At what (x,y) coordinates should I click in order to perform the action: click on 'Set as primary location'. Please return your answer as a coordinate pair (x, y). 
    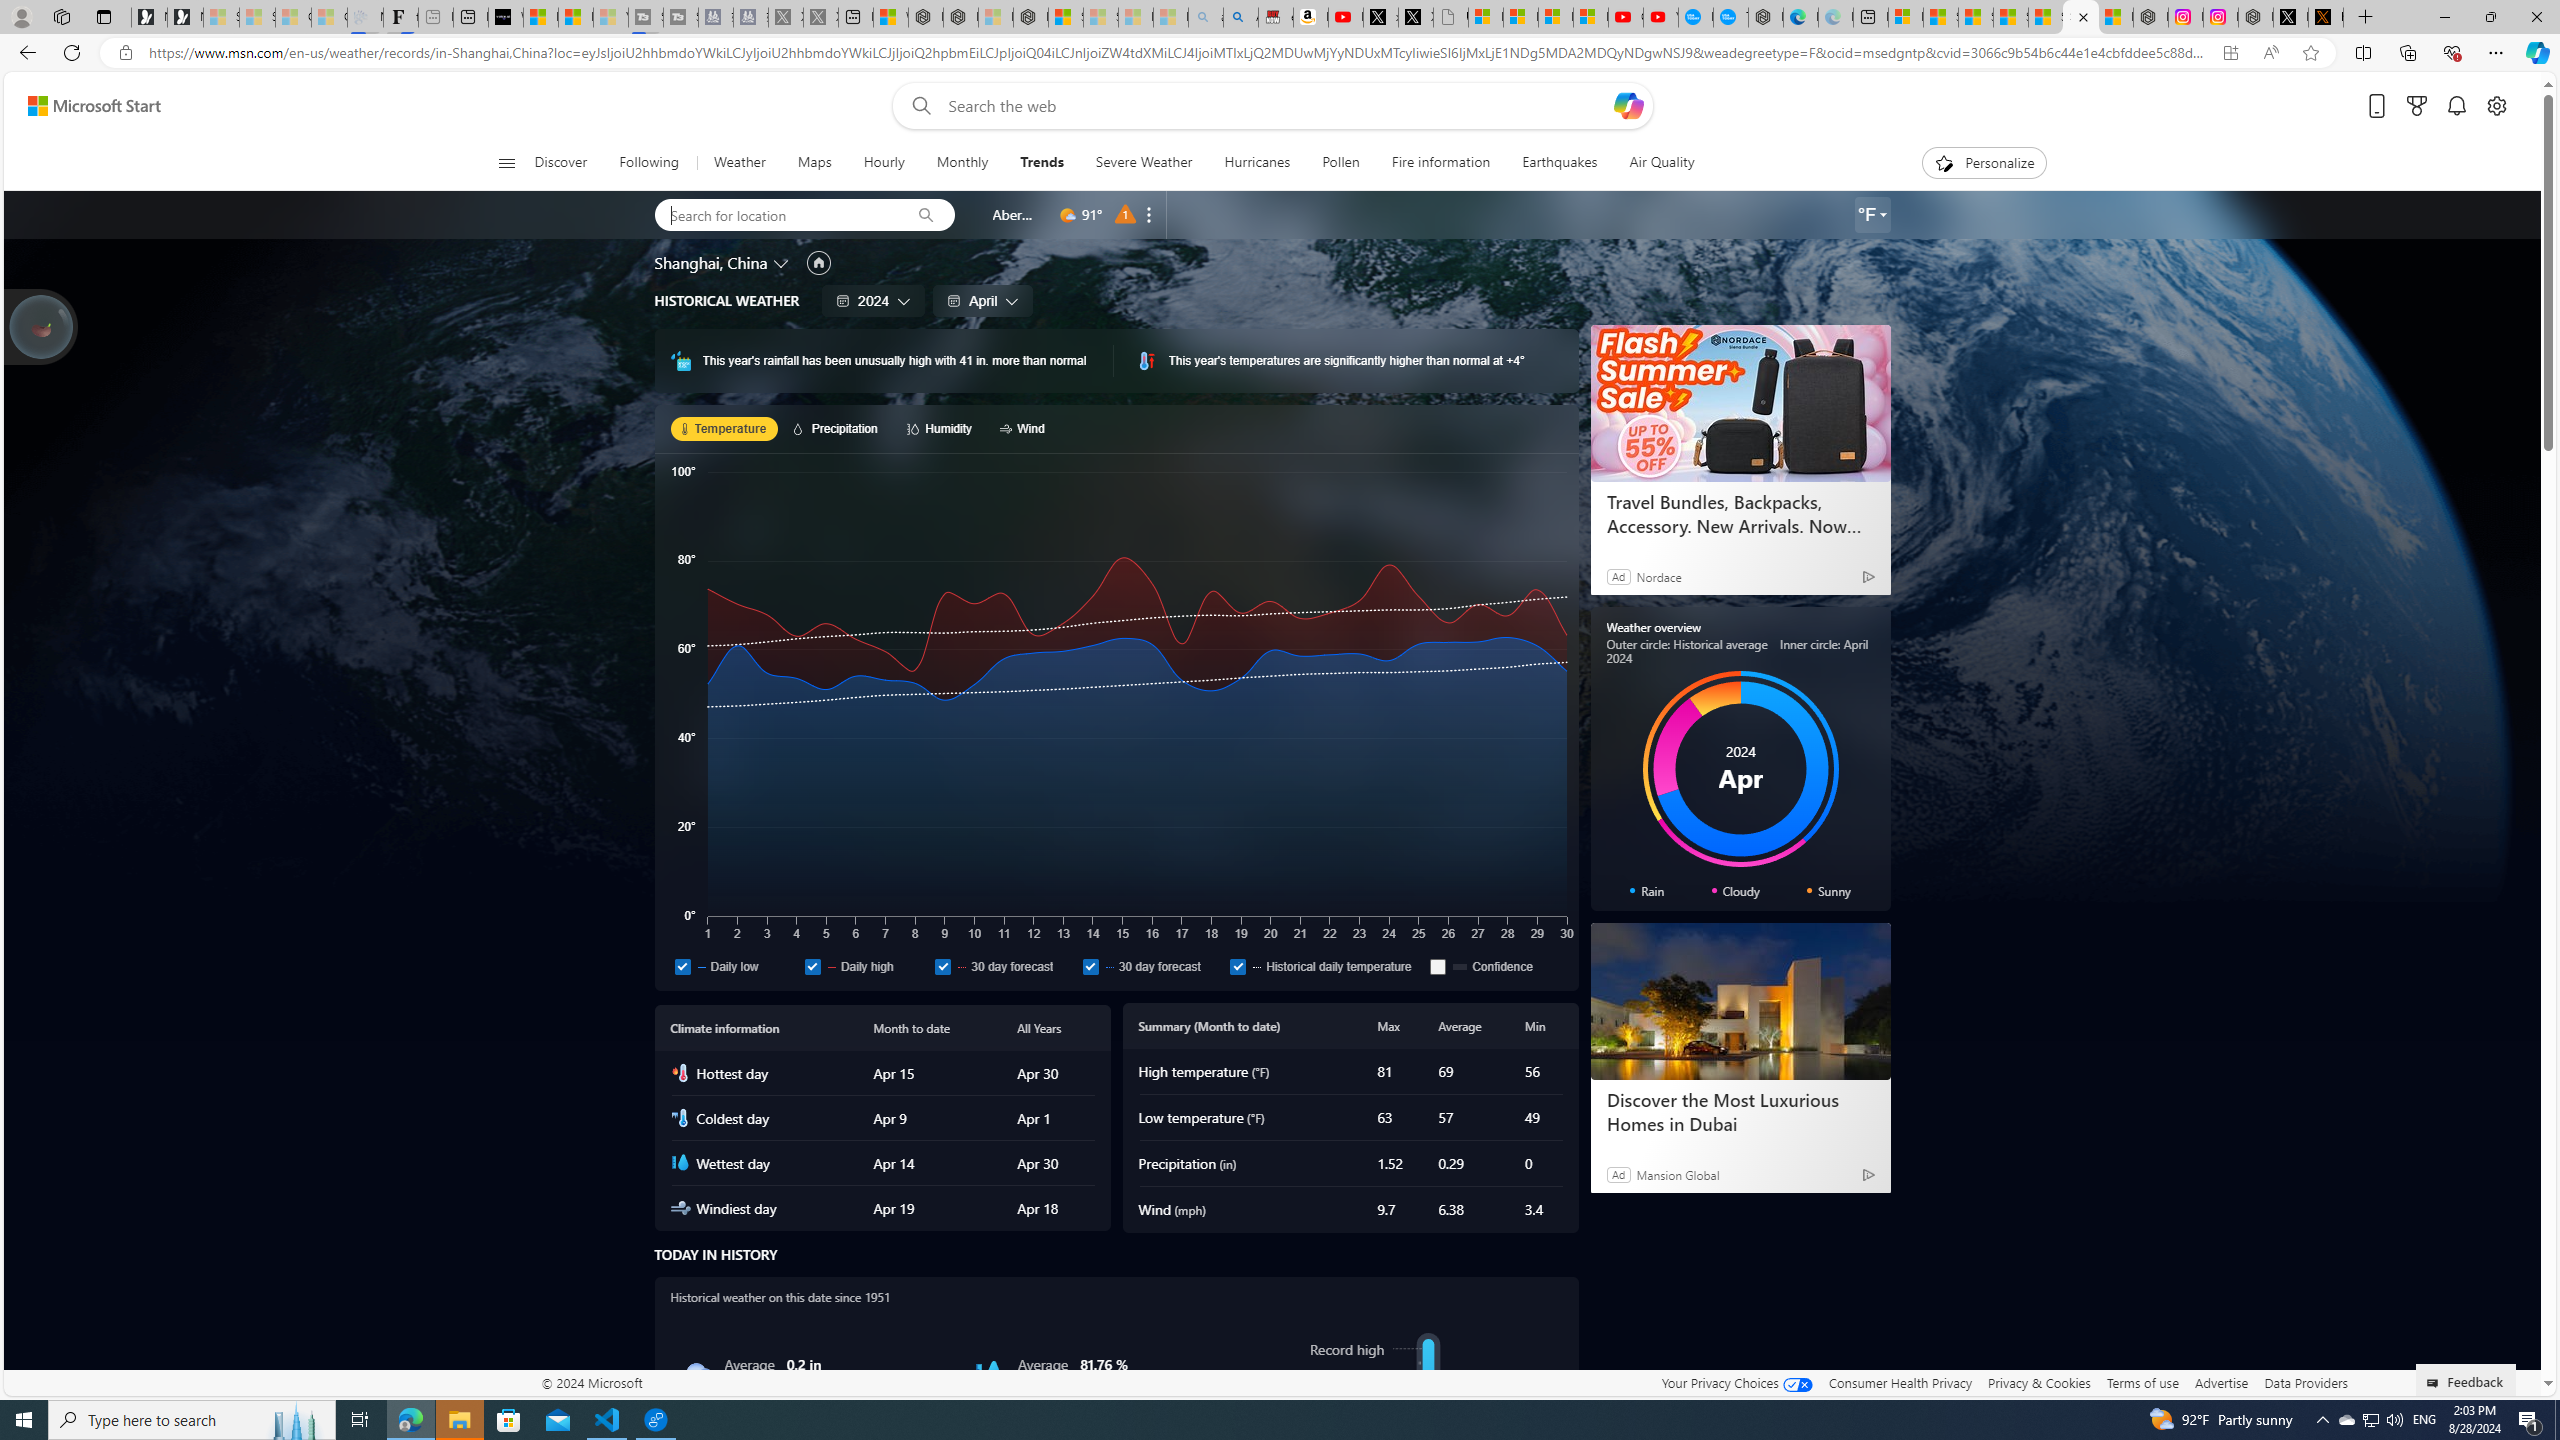
    Looking at the image, I should click on (819, 261).